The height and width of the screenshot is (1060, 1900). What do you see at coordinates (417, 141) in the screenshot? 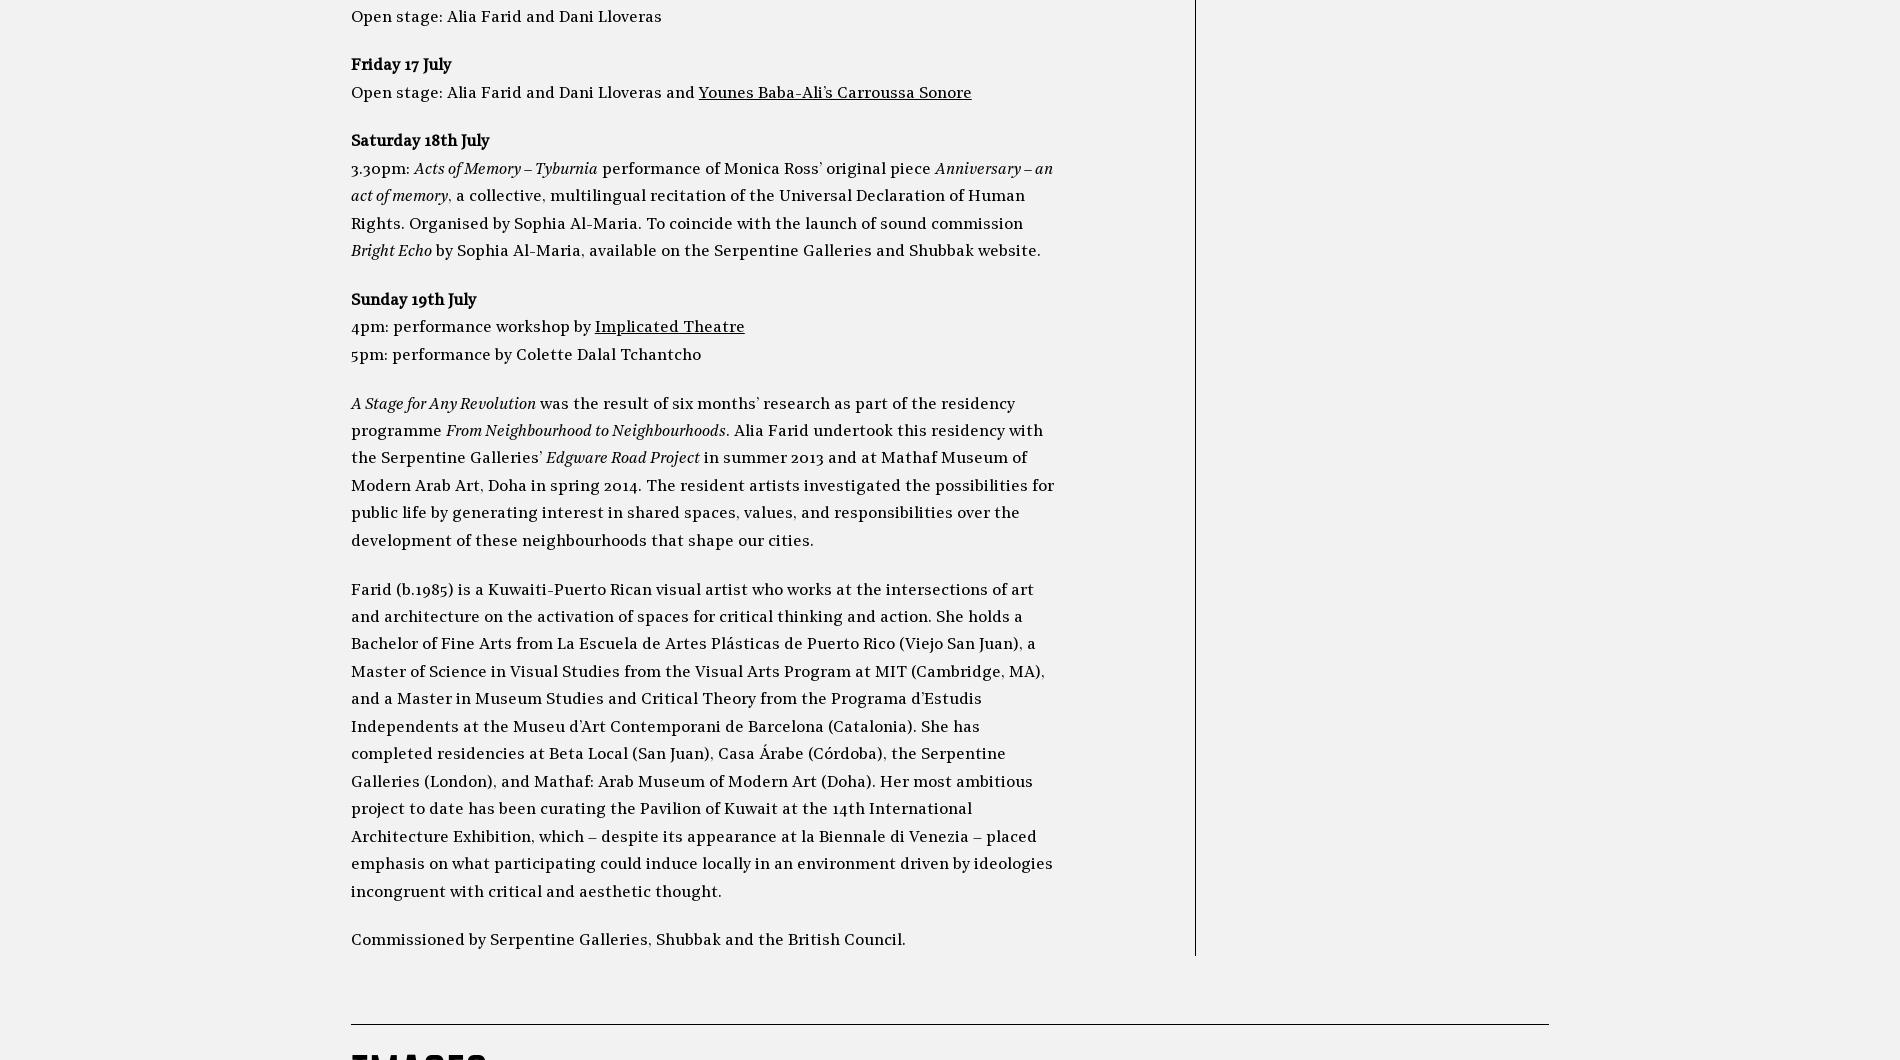
I see `'Saturday 18th July'` at bounding box center [417, 141].